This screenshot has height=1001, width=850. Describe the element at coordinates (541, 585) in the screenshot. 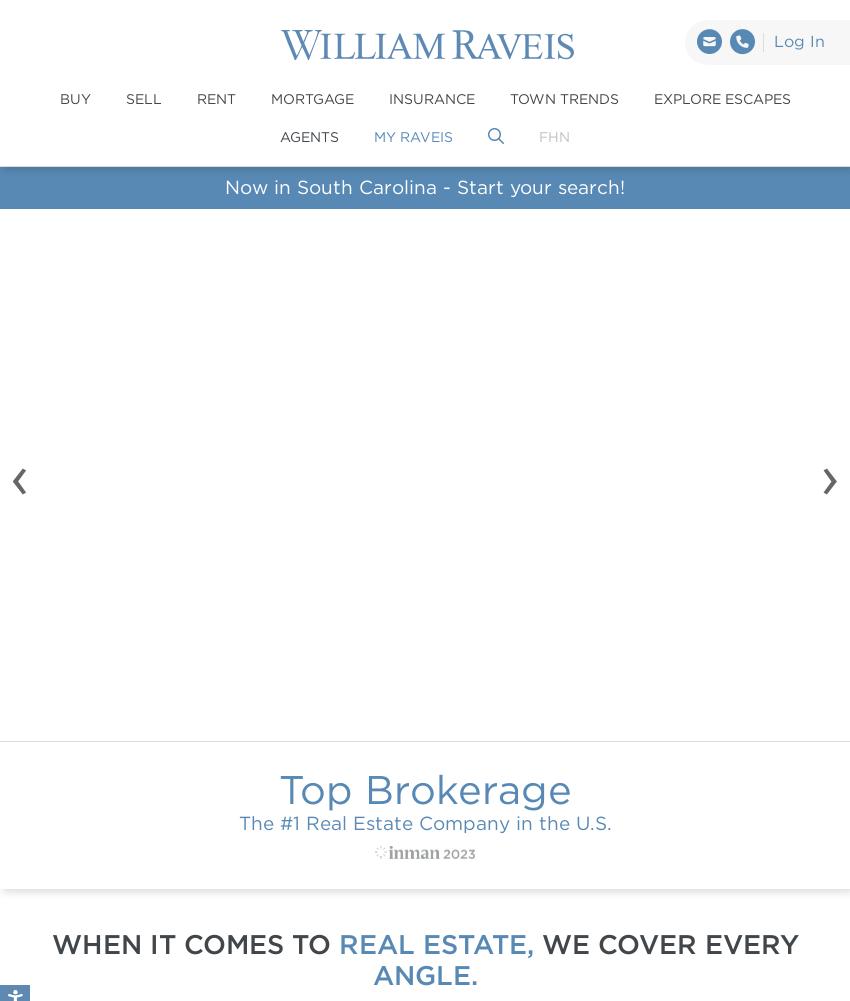

I see `'Rentals'` at that location.